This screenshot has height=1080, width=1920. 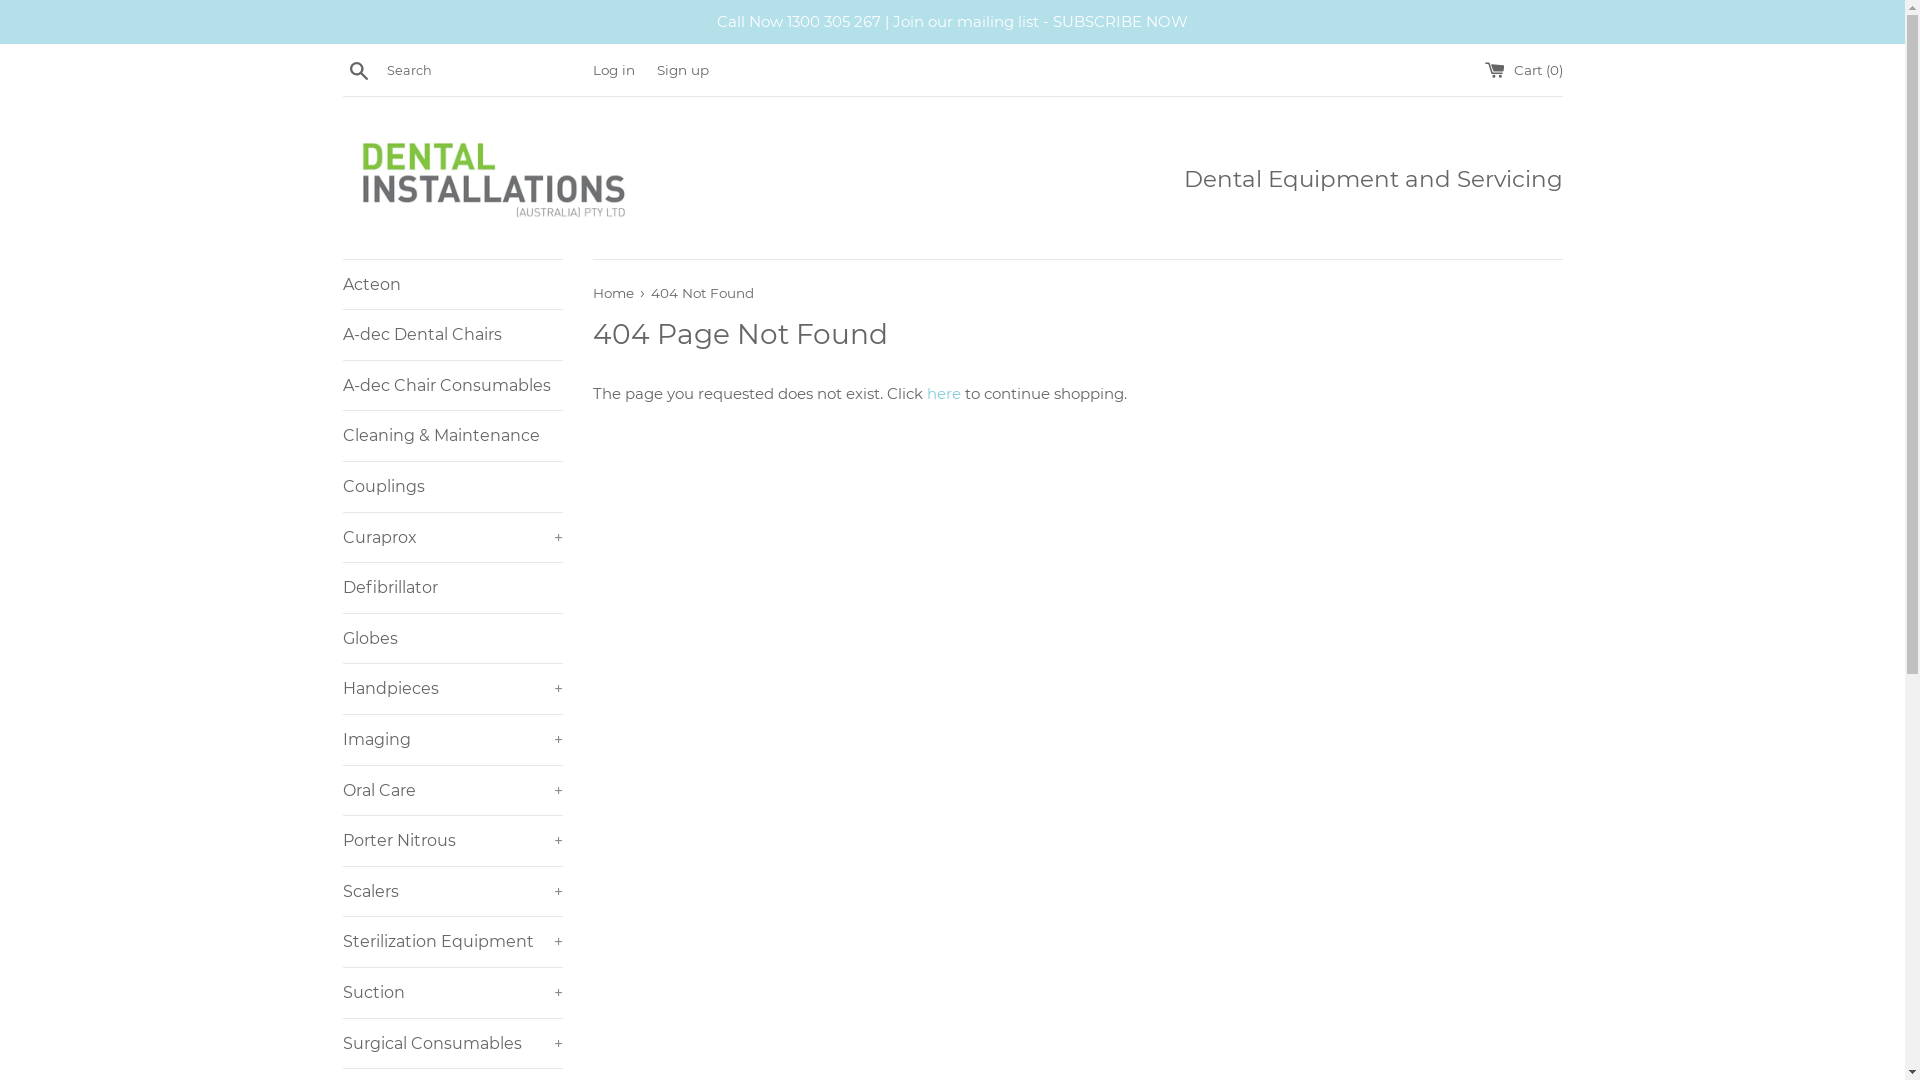 What do you see at coordinates (450, 688) in the screenshot?
I see `'Handpieces` at bounding box center [450, 688].